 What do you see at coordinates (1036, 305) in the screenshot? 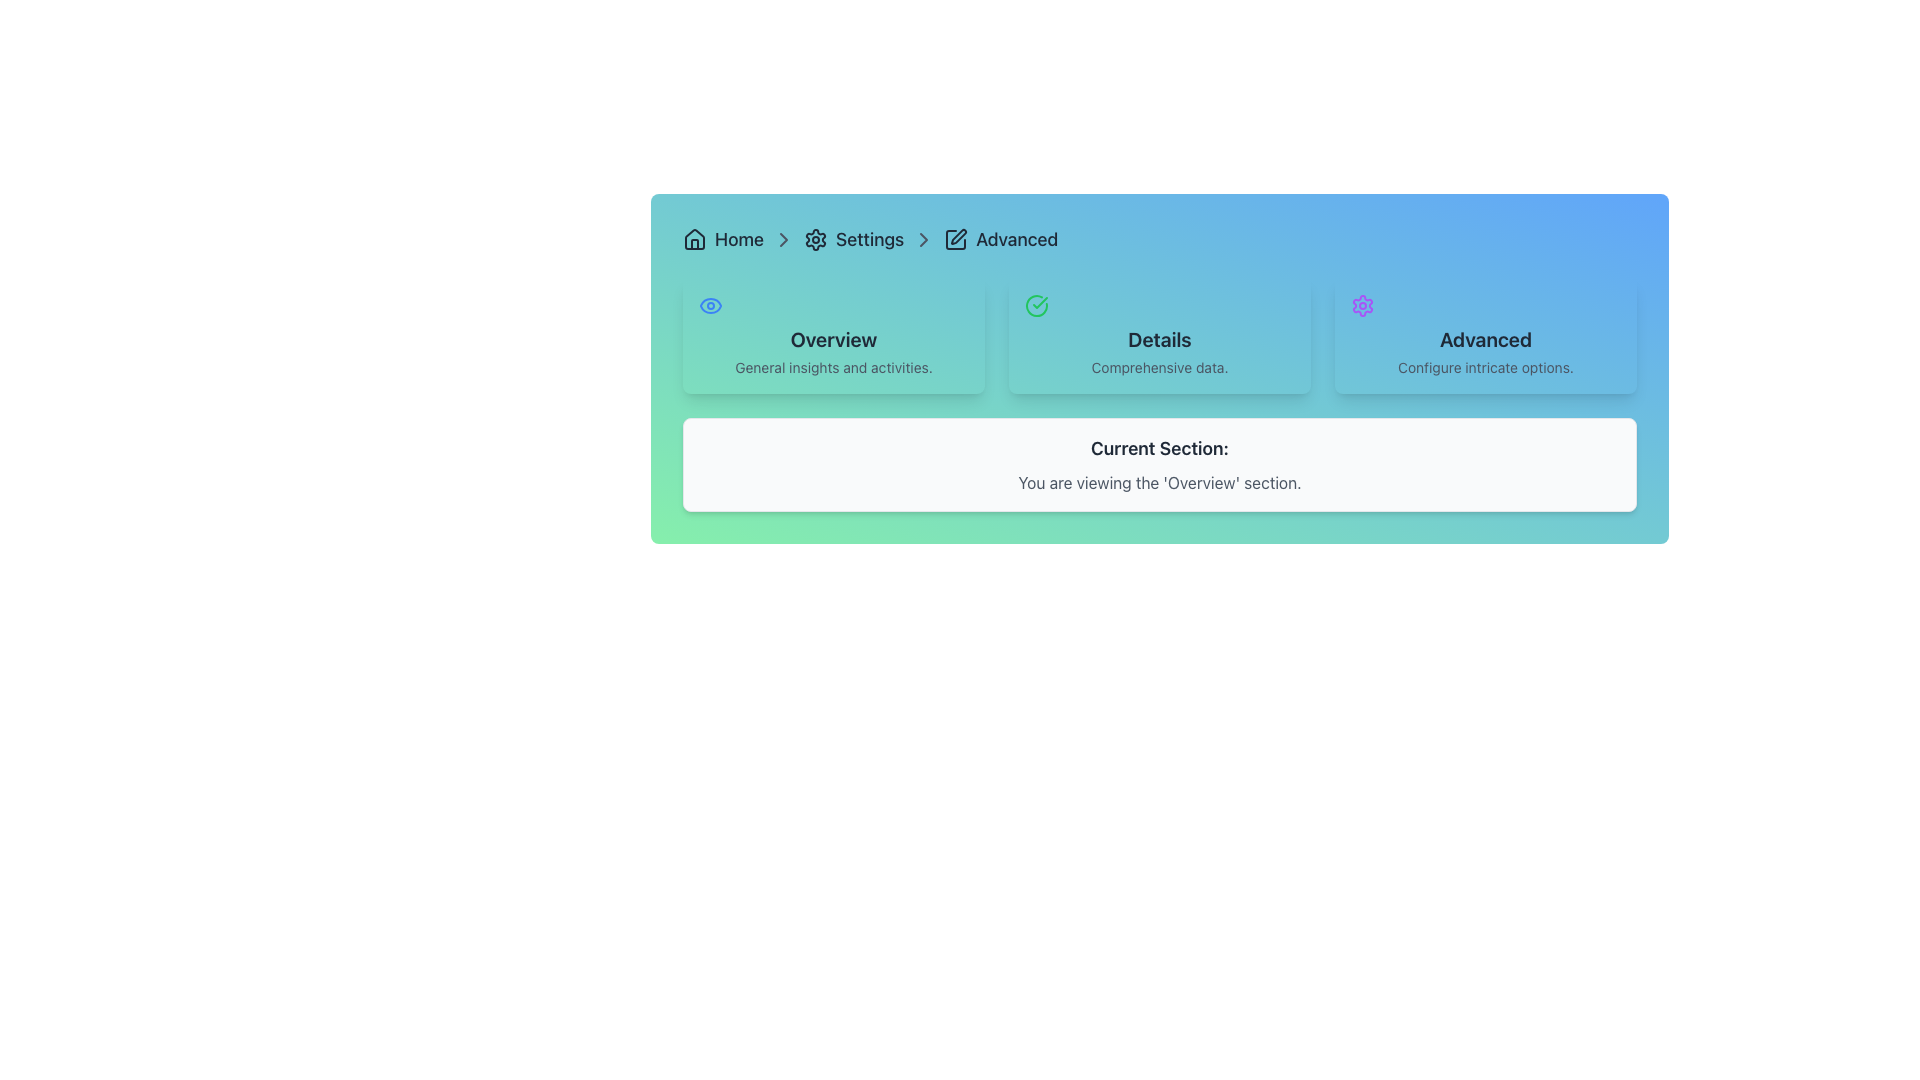
I see `the confirmation check mark icon, which is styled with a circular outline and is centrally located within the 'Details' section card` at bounding box center [1036, 305].